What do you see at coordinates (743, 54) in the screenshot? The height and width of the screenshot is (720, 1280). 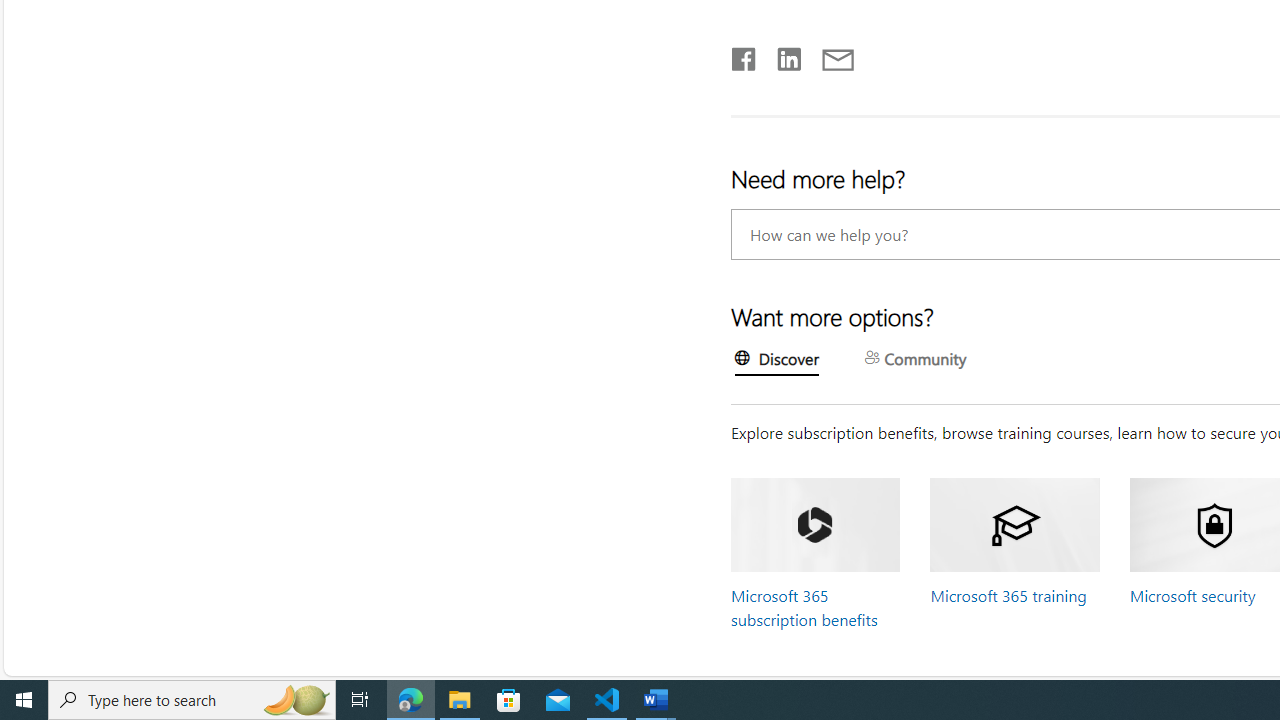 I see `'Share on Facebook'` at bounding box center [743, 54].